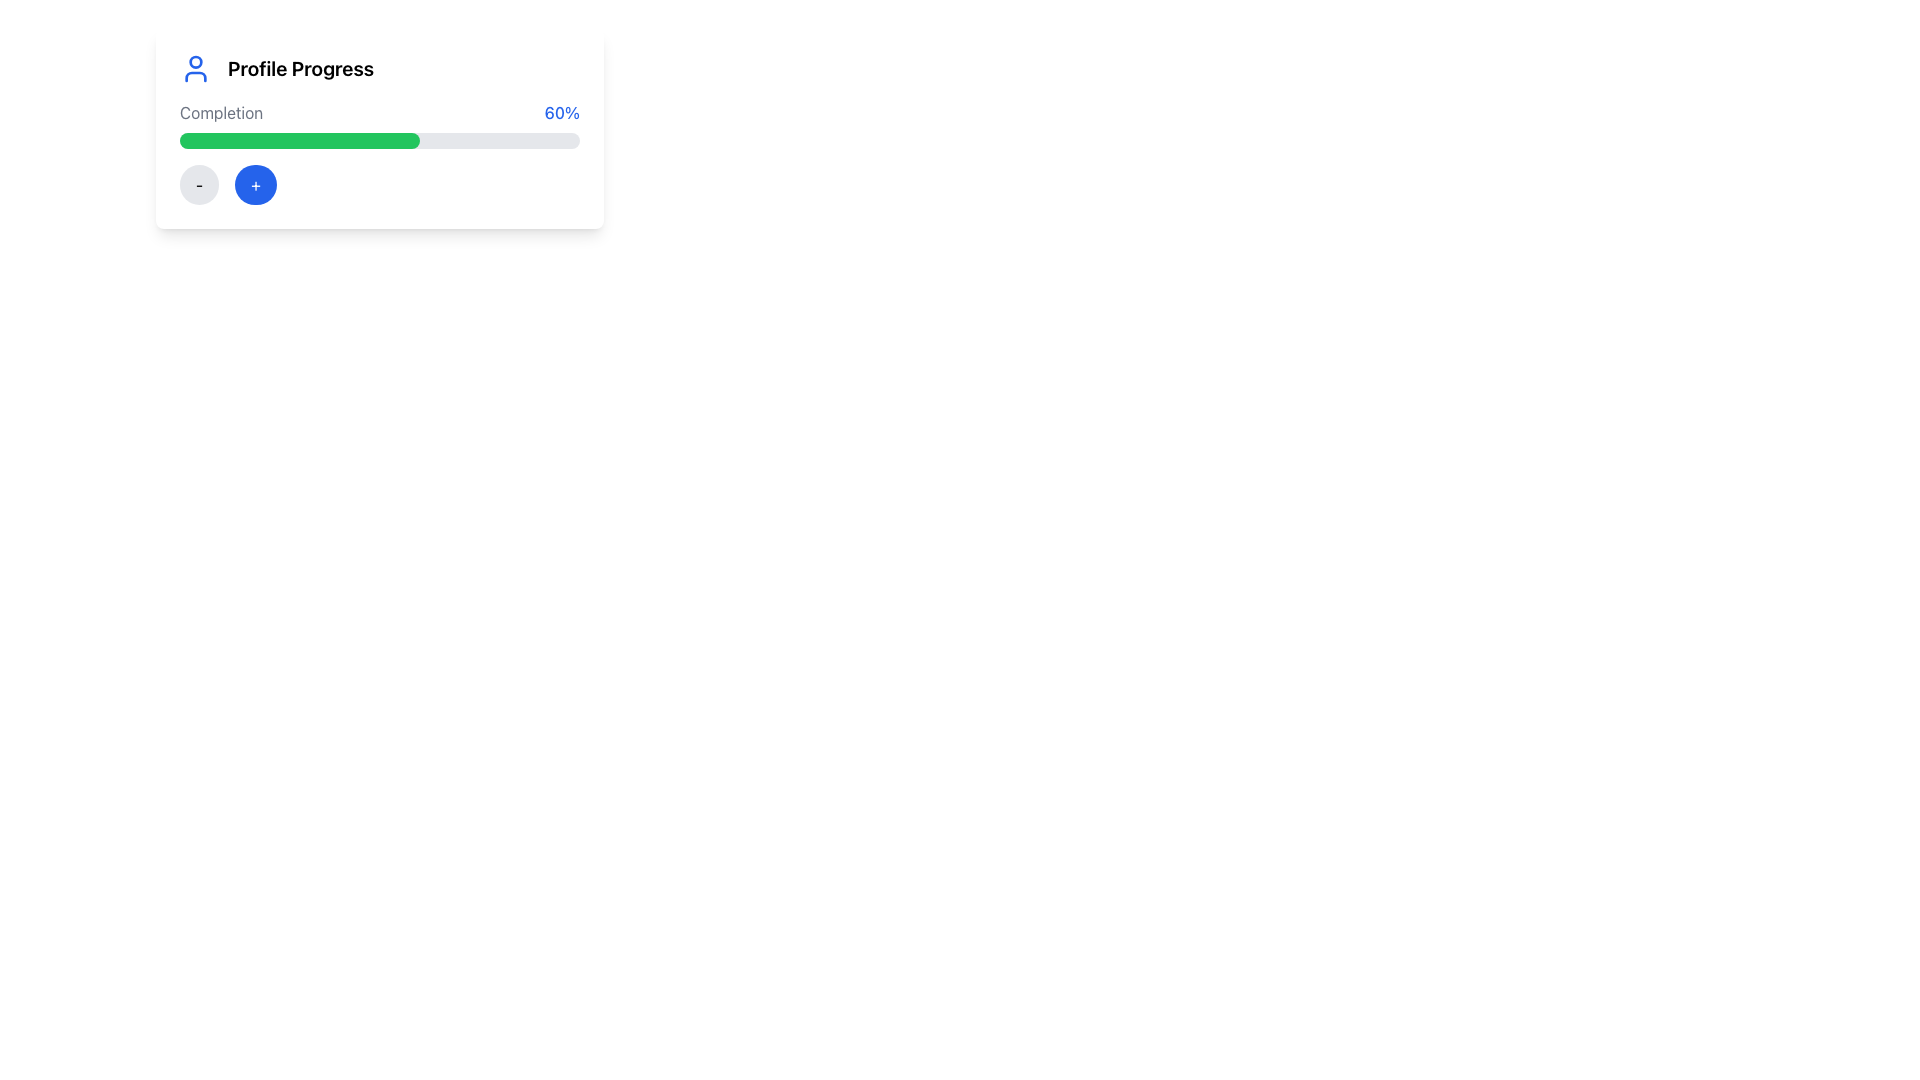 This screenshot has height=1080, width=1920. I want to click on the progress bar which has a gray background and a green filled portion, located below the 'Completion' label and '60%' text, so click(379, 140).